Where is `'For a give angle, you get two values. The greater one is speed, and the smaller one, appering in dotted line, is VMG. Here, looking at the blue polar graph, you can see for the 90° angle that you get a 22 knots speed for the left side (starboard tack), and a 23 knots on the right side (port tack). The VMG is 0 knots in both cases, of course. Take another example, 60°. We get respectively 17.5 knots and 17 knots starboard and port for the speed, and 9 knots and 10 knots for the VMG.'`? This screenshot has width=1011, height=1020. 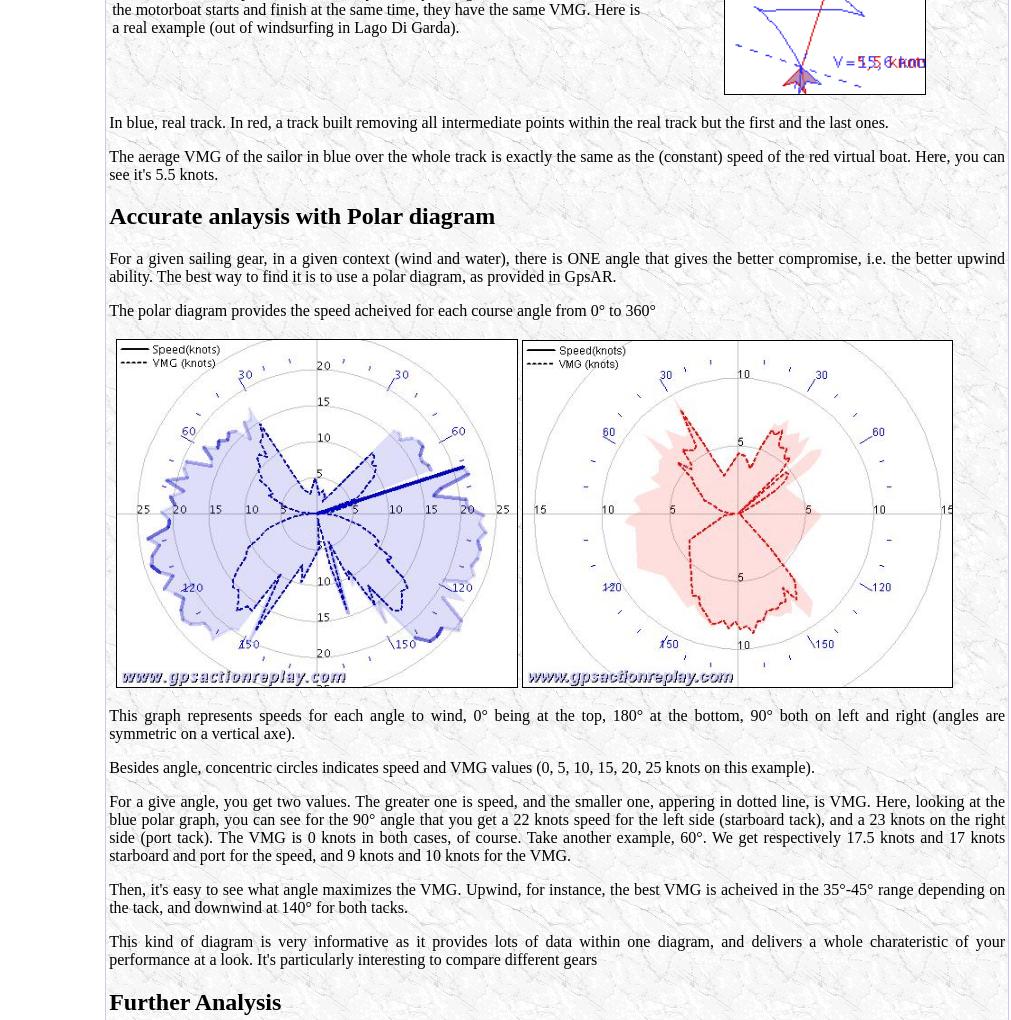 'For a give angle, you get two values. The greater one is speed, and the smaller one, appering in dotted line, is VMG. Here, looking at the blue polar graph, you can see for the 90° angle that you get a 22 knots speed for the left side (starboard tack), and a 23 knots on the right side (port tack). The VMG is 0 knots in both cases, of course. Take another example, 60°. We get respectively 17.5 knots and 17 knots starboard and port for the speed, and 9 knots and 10 knots for the VMG.' is located at coordinates (556, 828).